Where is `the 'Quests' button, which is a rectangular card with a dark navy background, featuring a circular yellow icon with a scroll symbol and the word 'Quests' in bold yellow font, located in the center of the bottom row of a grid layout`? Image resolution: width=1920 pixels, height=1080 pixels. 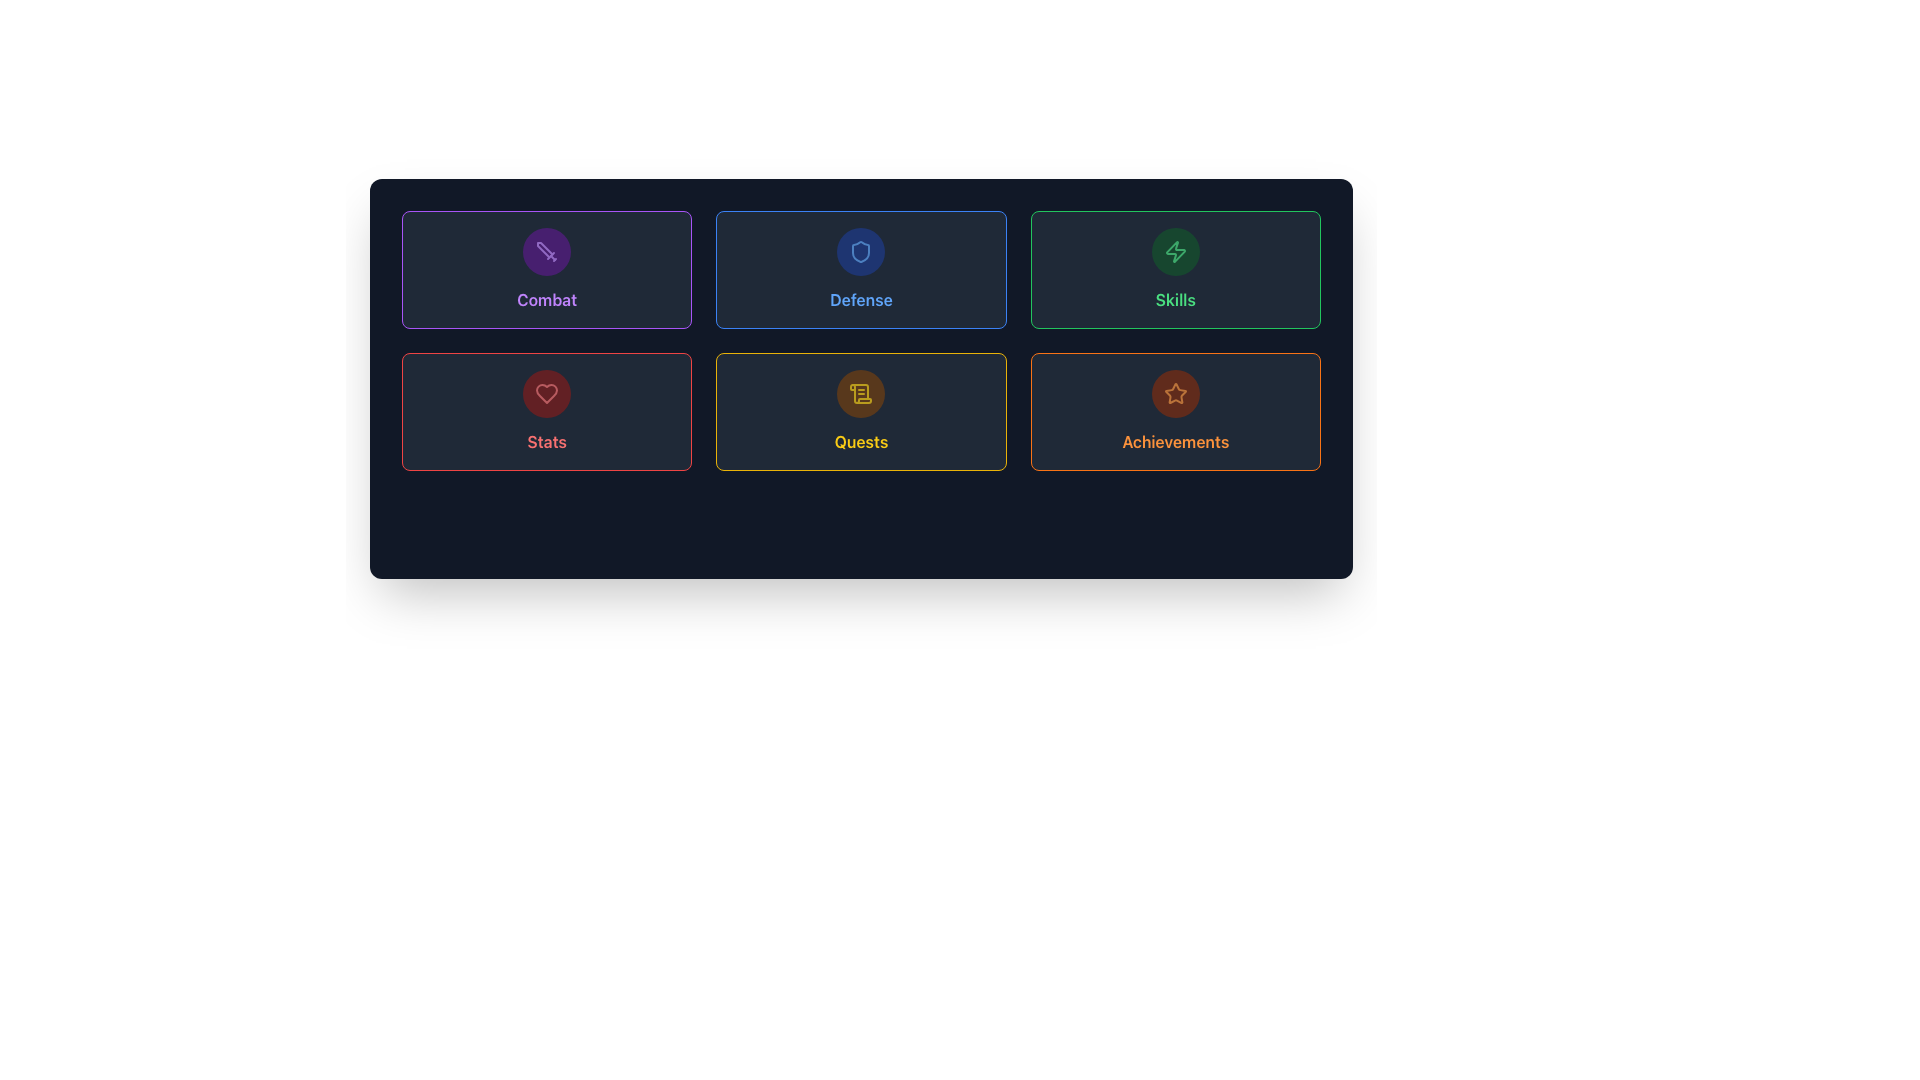
the 'Quests' button, which is a rectangular card with a dark navy background, featuring a circular yellow icon with a scroll symbol and the word 'Quests' in bold yellow font, located in the center of the bottom row of a grid layout is located at coordinates (861, 411).